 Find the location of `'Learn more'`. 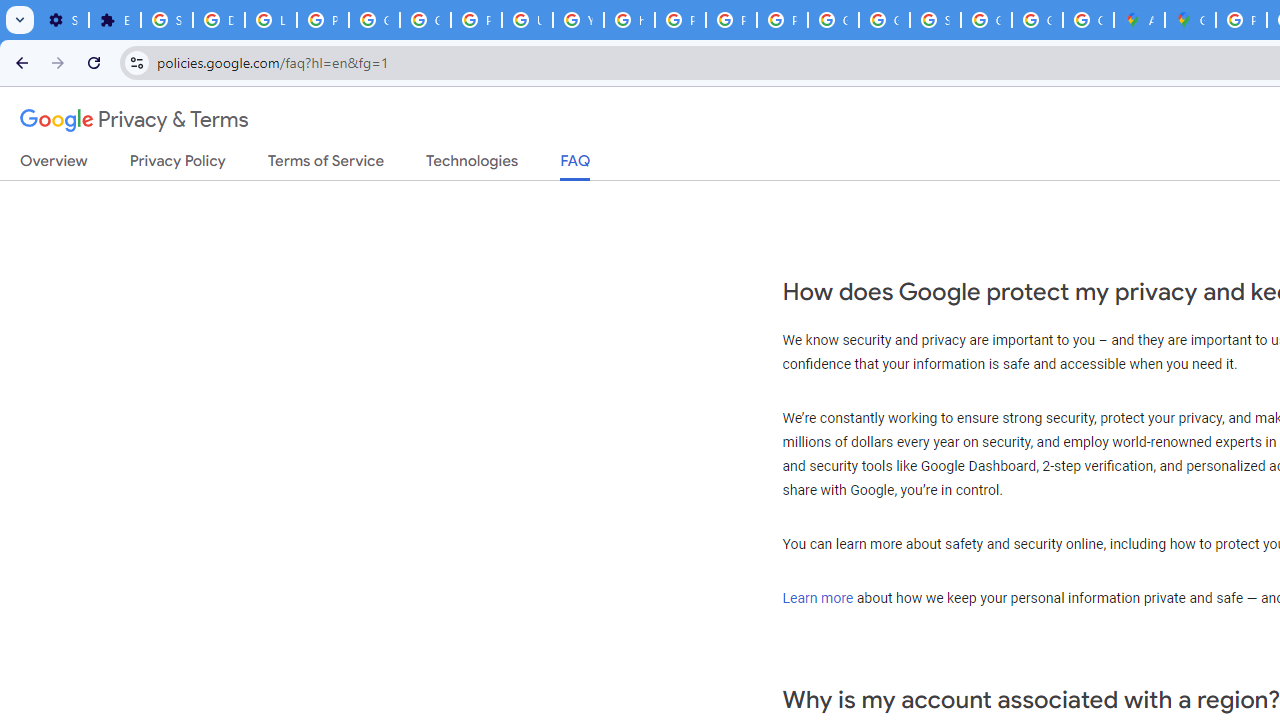

'Learn more' is located at coordinates (817, 596).